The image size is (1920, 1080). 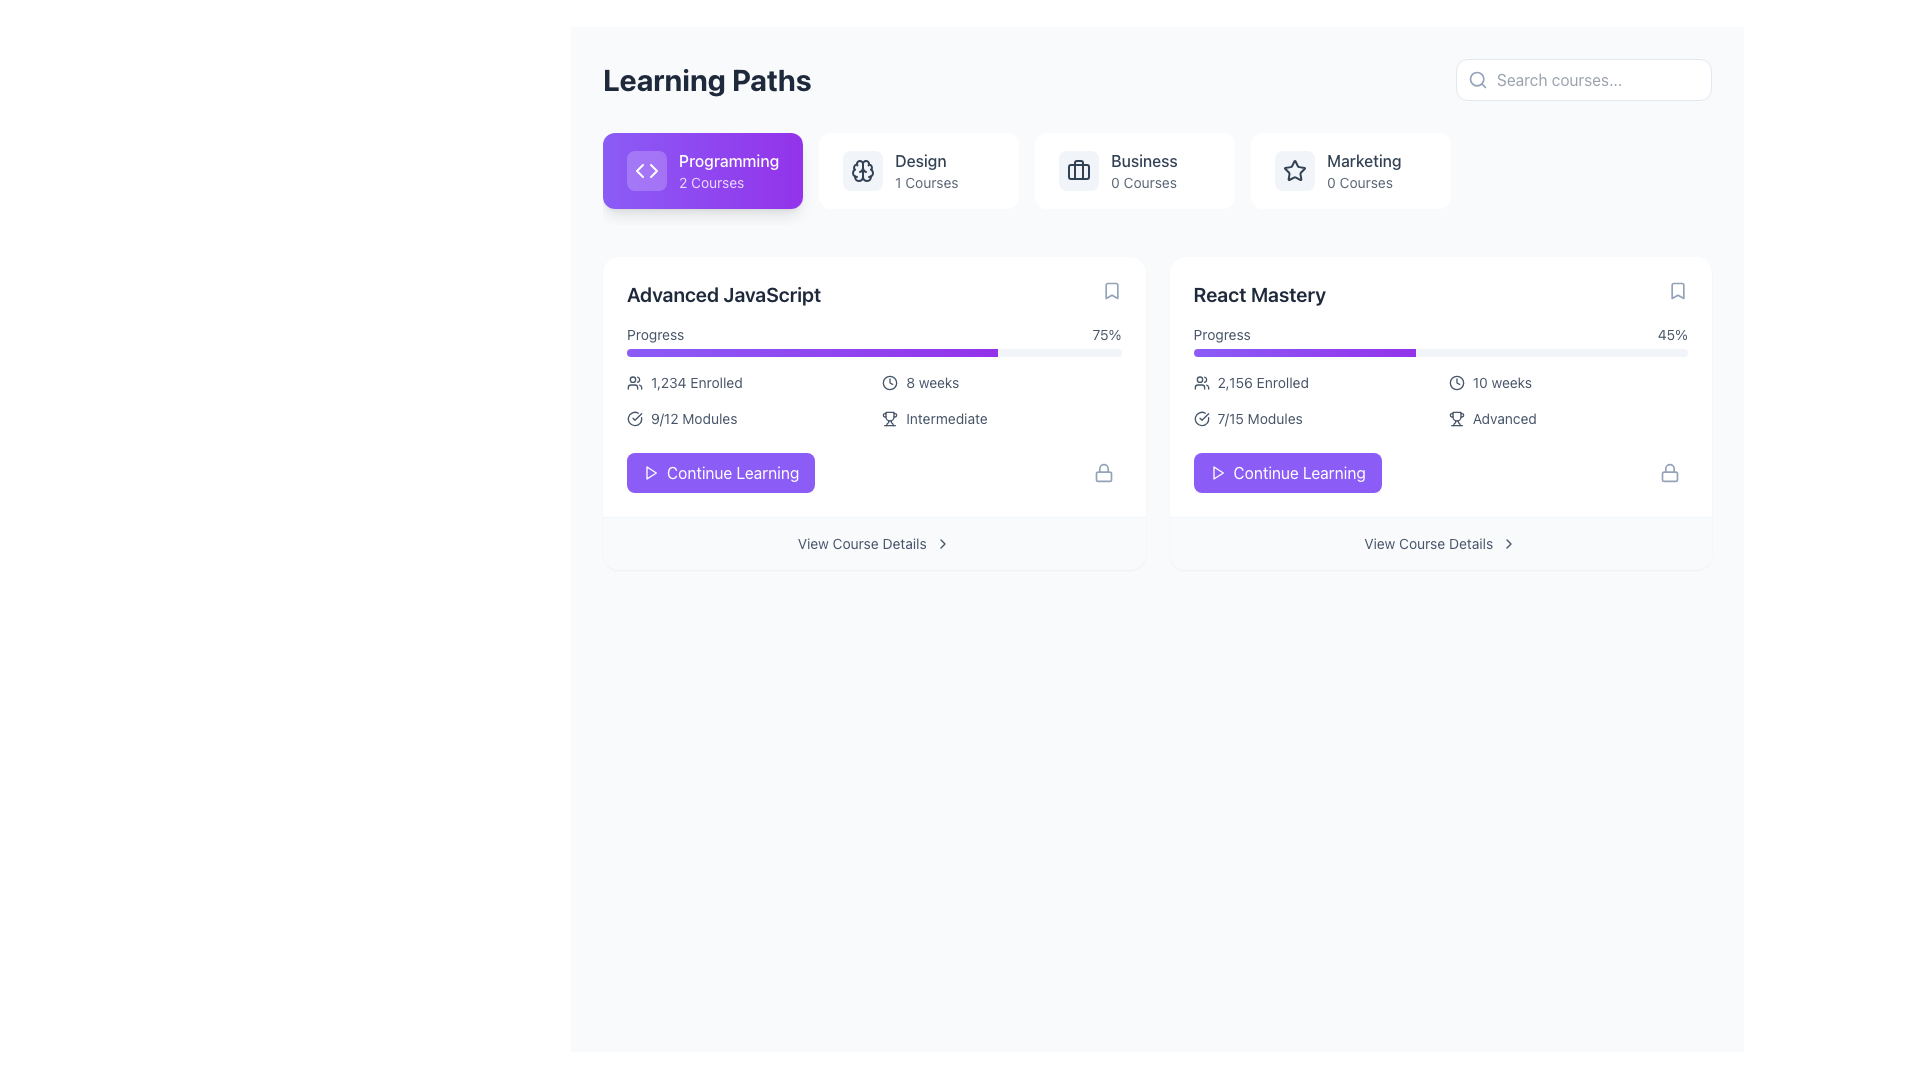 What do you see at coordinates (1678, 290) in the screenshot?
I see `the bookmark icon button in the top-right corner of the 'React Mastery' course card to bookmark the course` at bounding box center [1678, 290].